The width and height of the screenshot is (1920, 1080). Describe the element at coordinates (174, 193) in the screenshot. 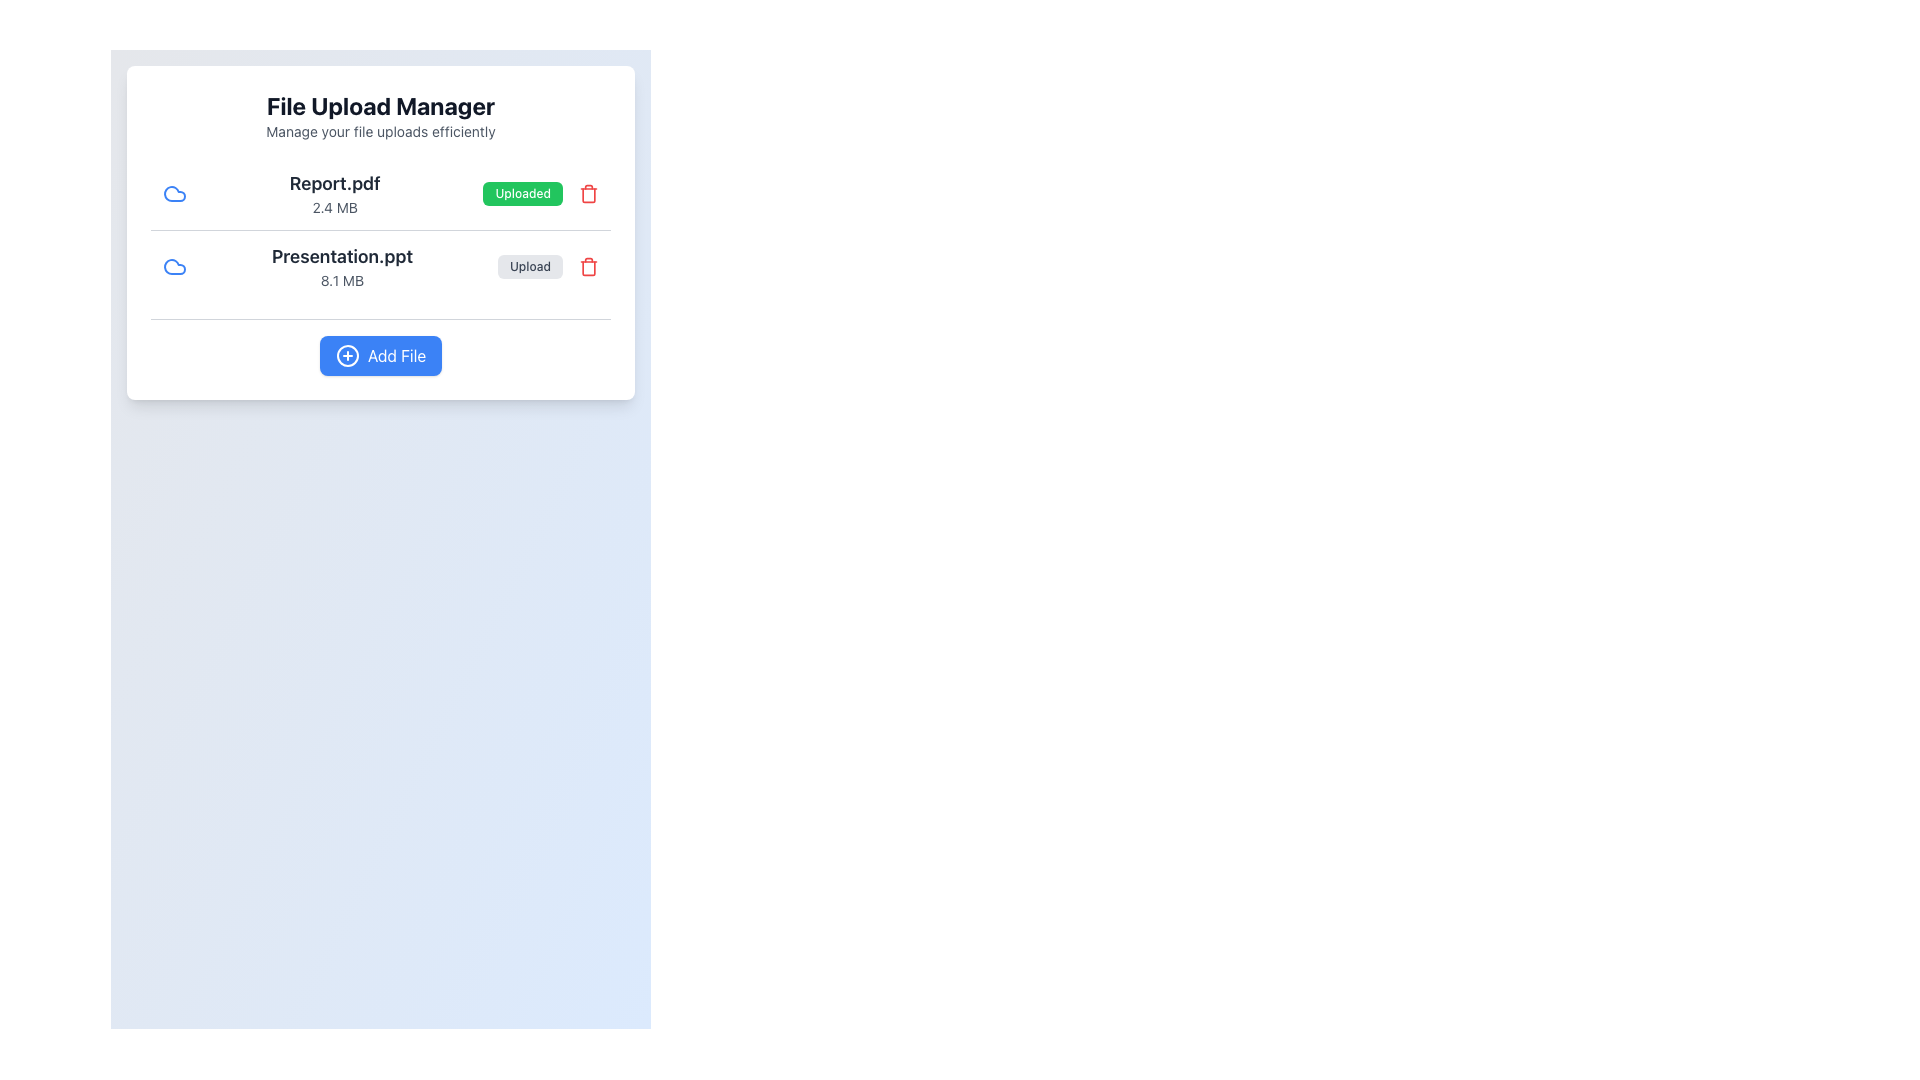

I see `the decorative icon indicating a file-related action for 'Report.pdf', which is located at the start of the row describing the file, to the left of the text 'Report.pdf' and aligned with the 'Uploaded' status` at that location.